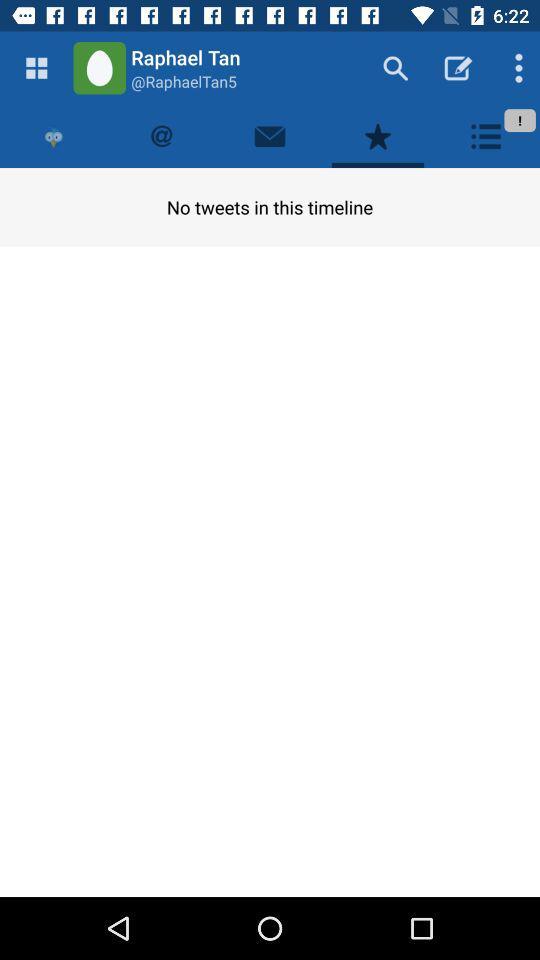  I want to click on the search button icon, so click(395, 68).